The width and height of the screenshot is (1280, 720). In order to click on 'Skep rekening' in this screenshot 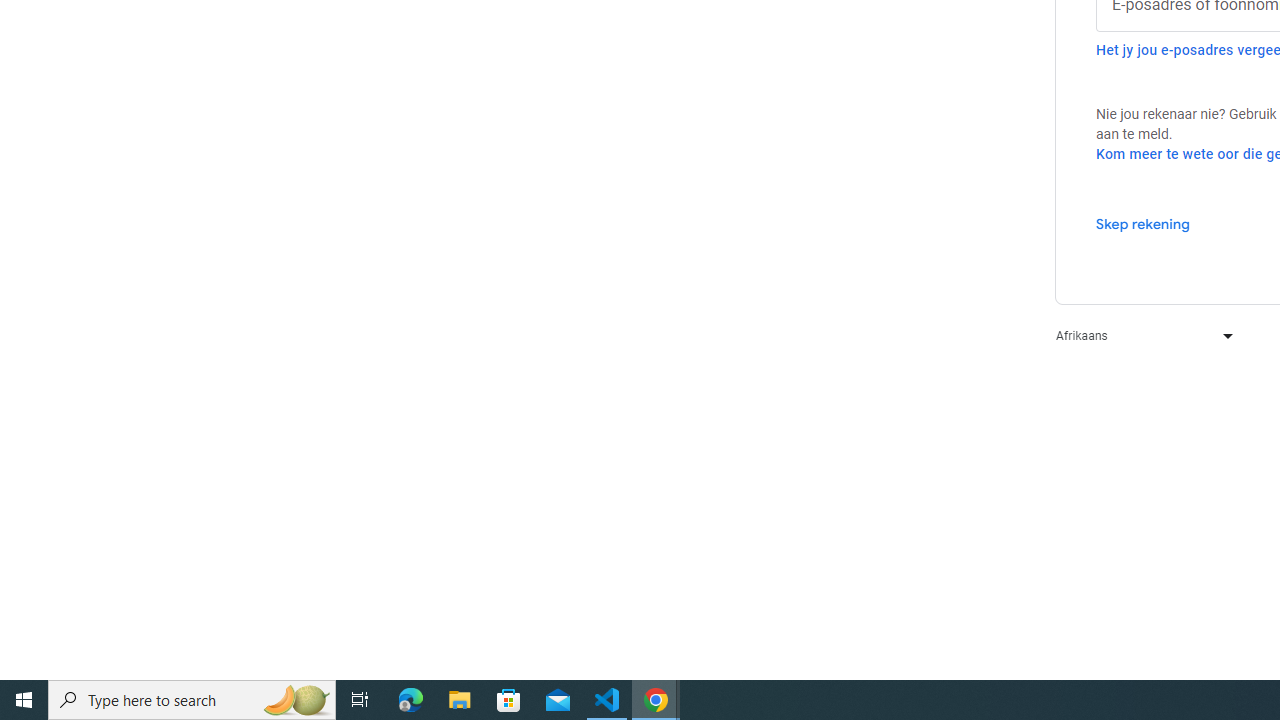, I will do `click(1142, 223)`.